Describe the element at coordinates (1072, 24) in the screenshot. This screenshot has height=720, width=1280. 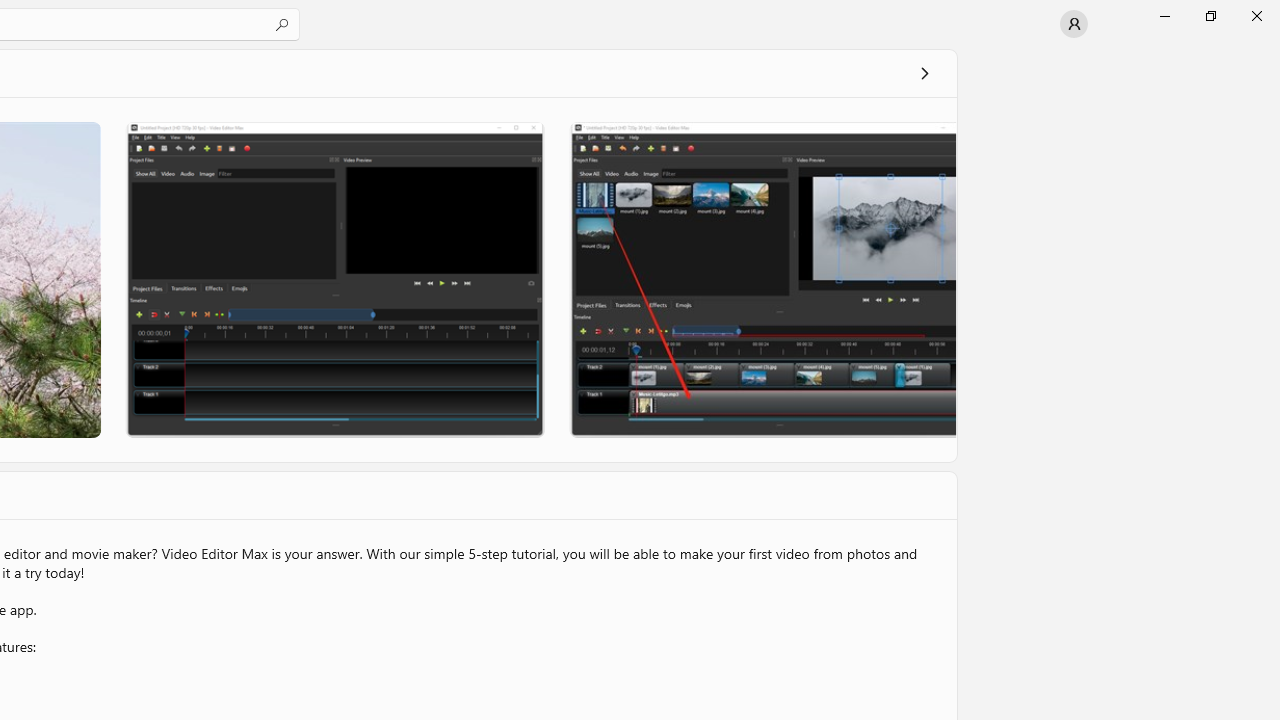
I see `'User profile'` at that location.